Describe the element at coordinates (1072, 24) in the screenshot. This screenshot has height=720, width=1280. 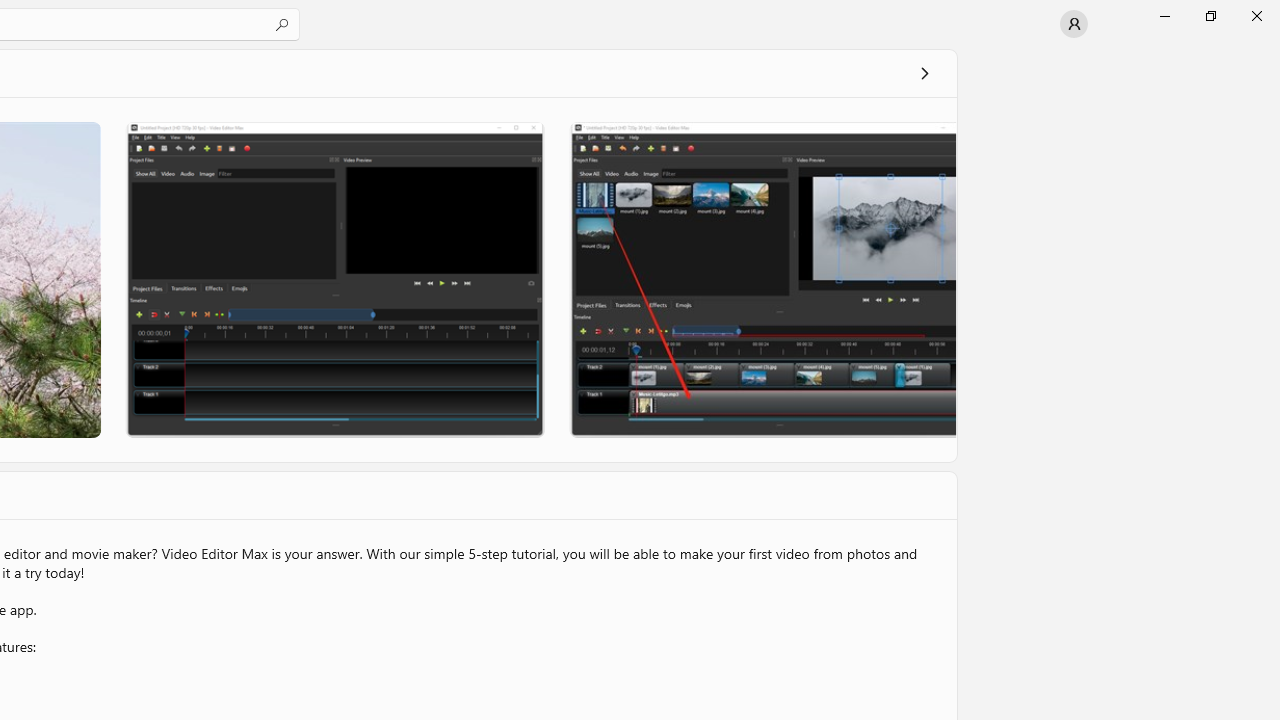
I see `'User profile'` at that location.